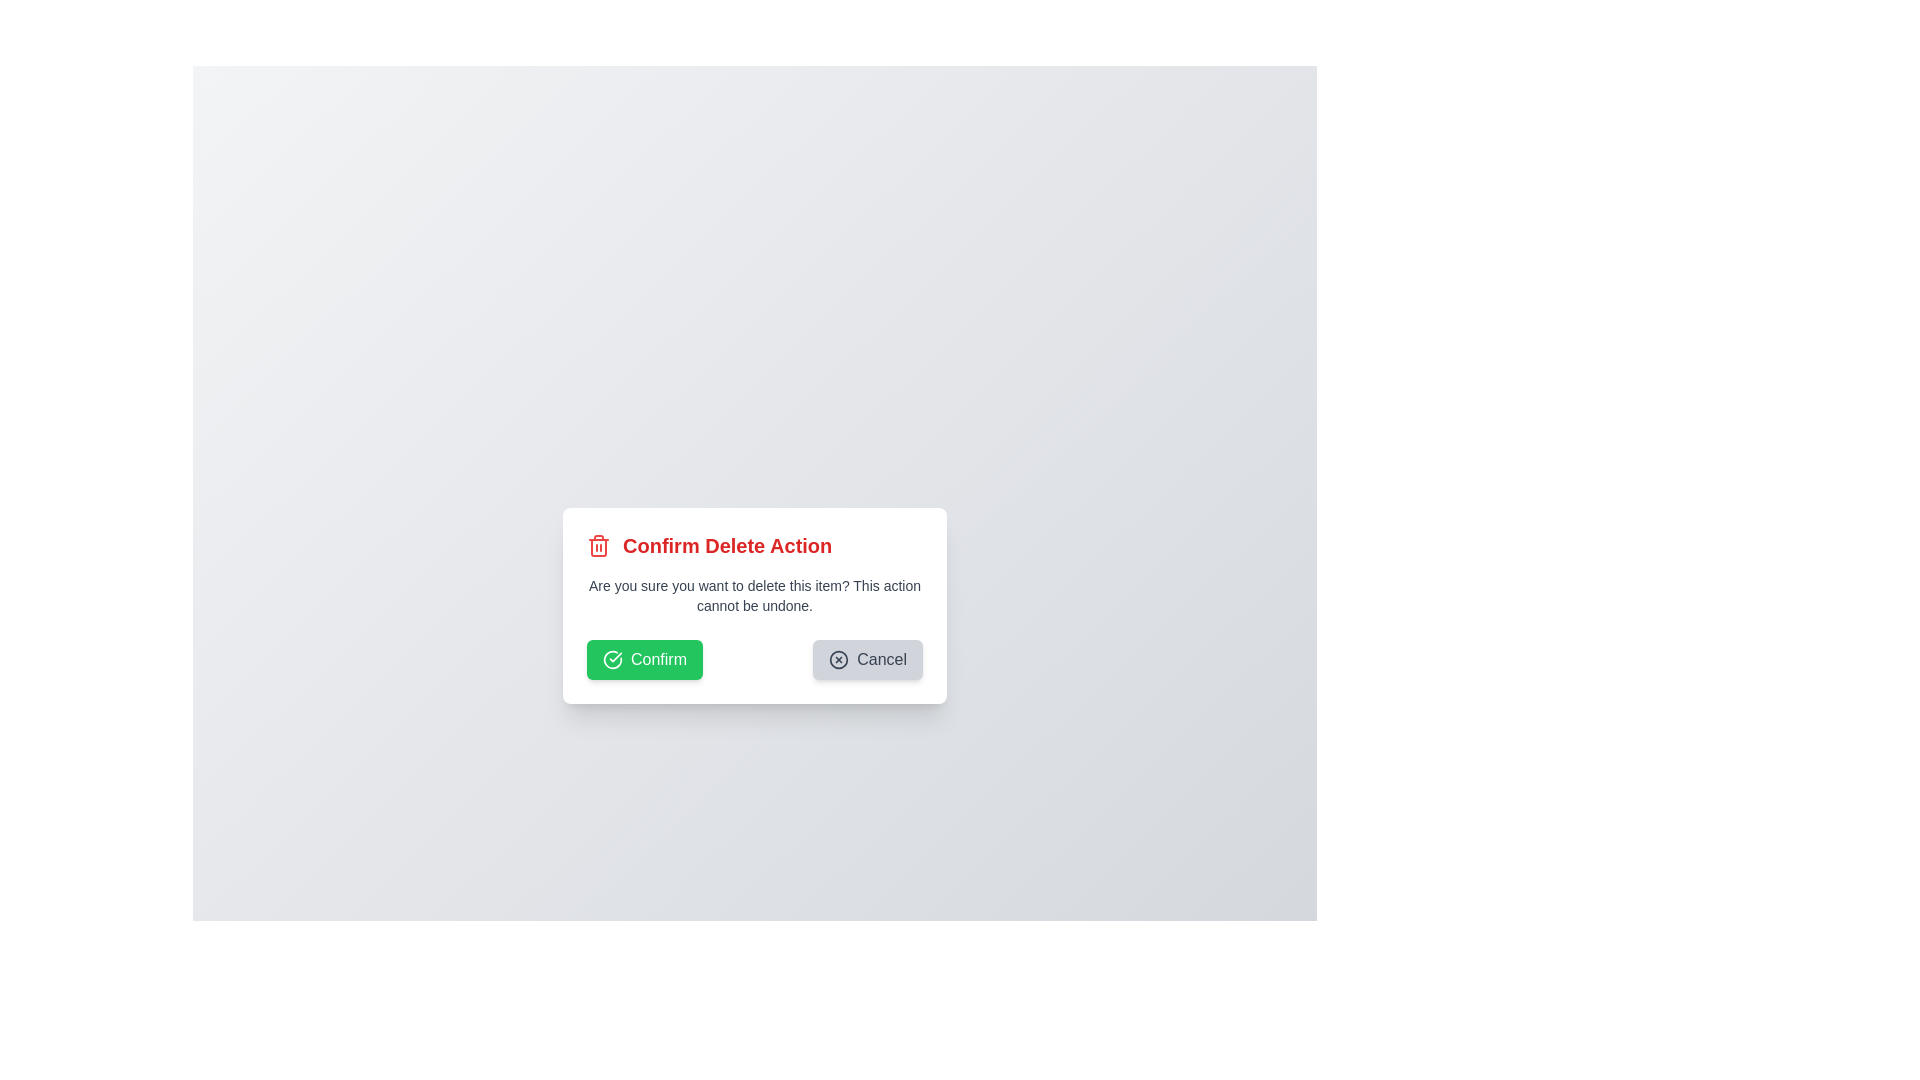 Image resolution: width=1920 pixels, height=1080 pixels. What do you see at coordinates (612, 659) in the screenshot?
I see `the checkmark icon within the green 'Confirm' button located on the bottom-left of the confirmation dialog box labeled 'Confirm Delete Action'` at bounding box center [612, 659].